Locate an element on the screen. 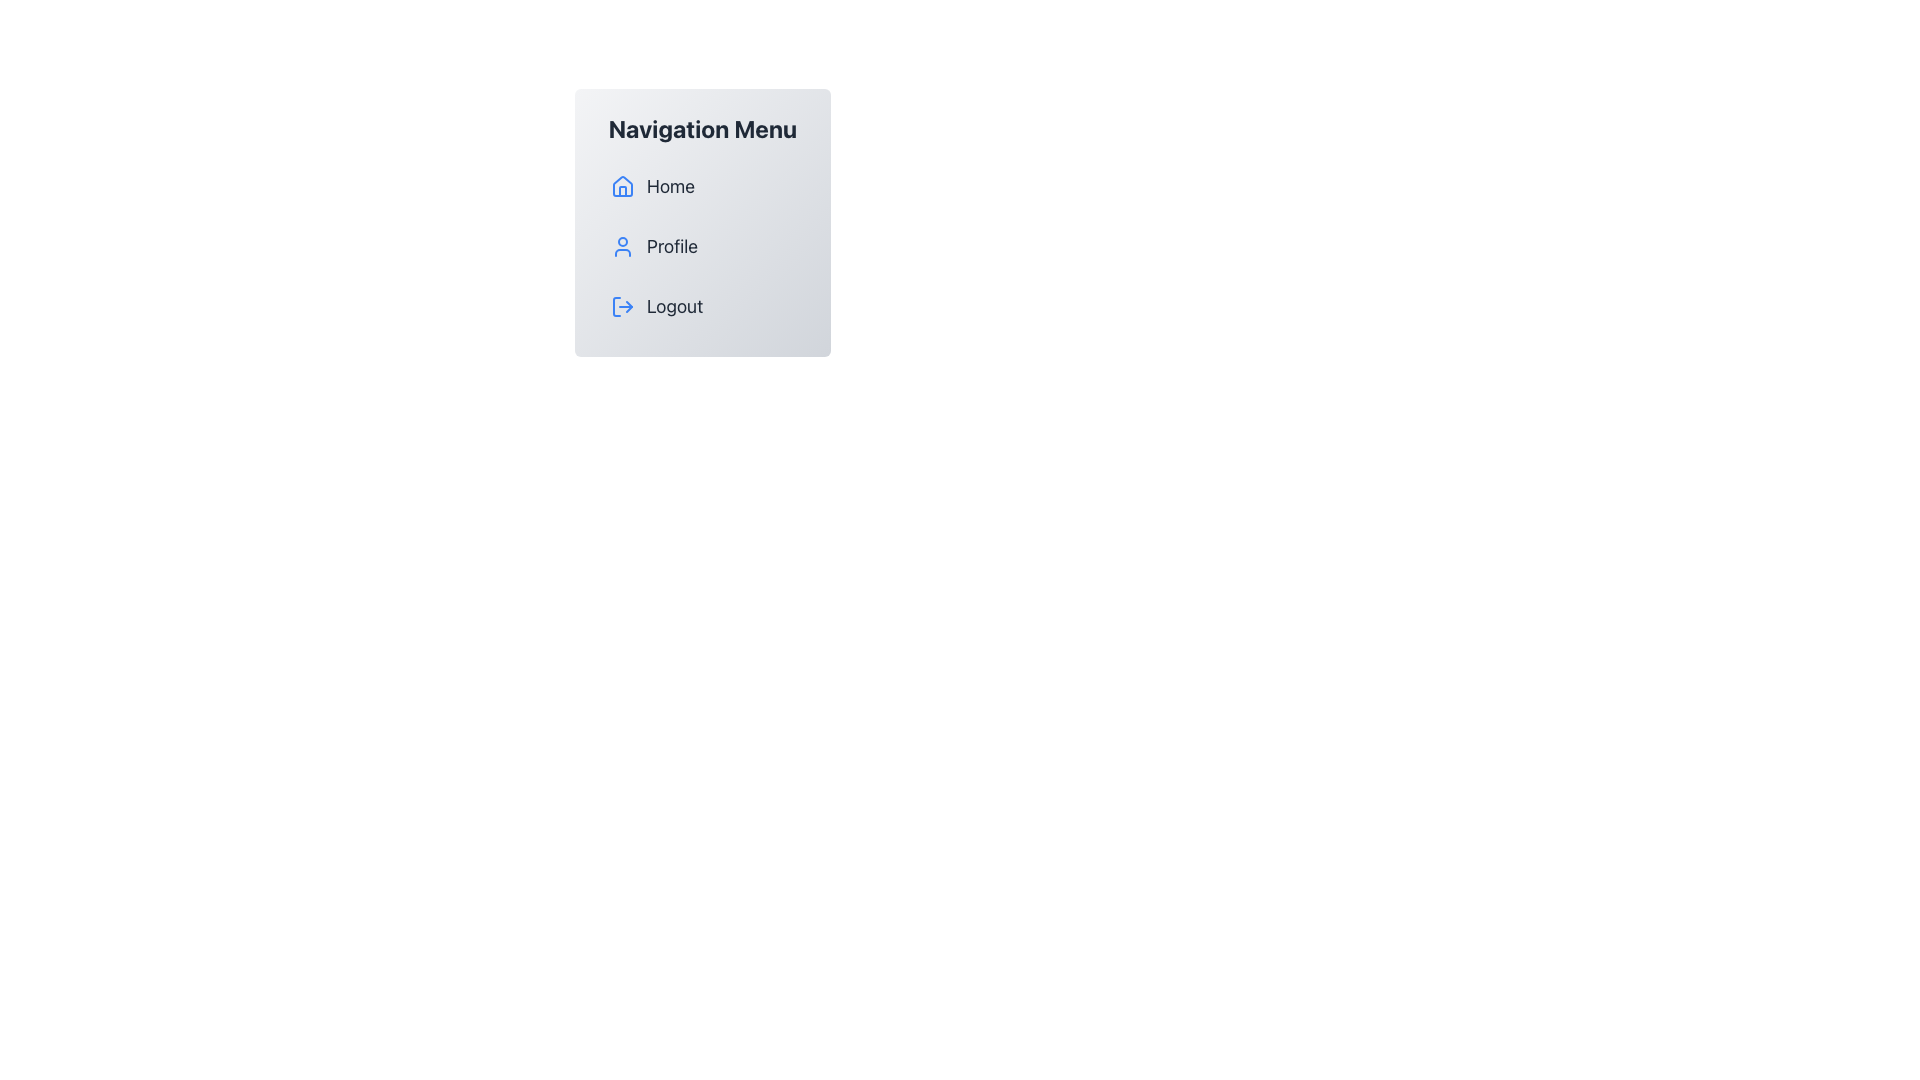 This screenshot has height=1080, width=1920. the 'Navigation Menu' text label styled in bold, large font at the top of the menu card is located at coordinates (702, 128).